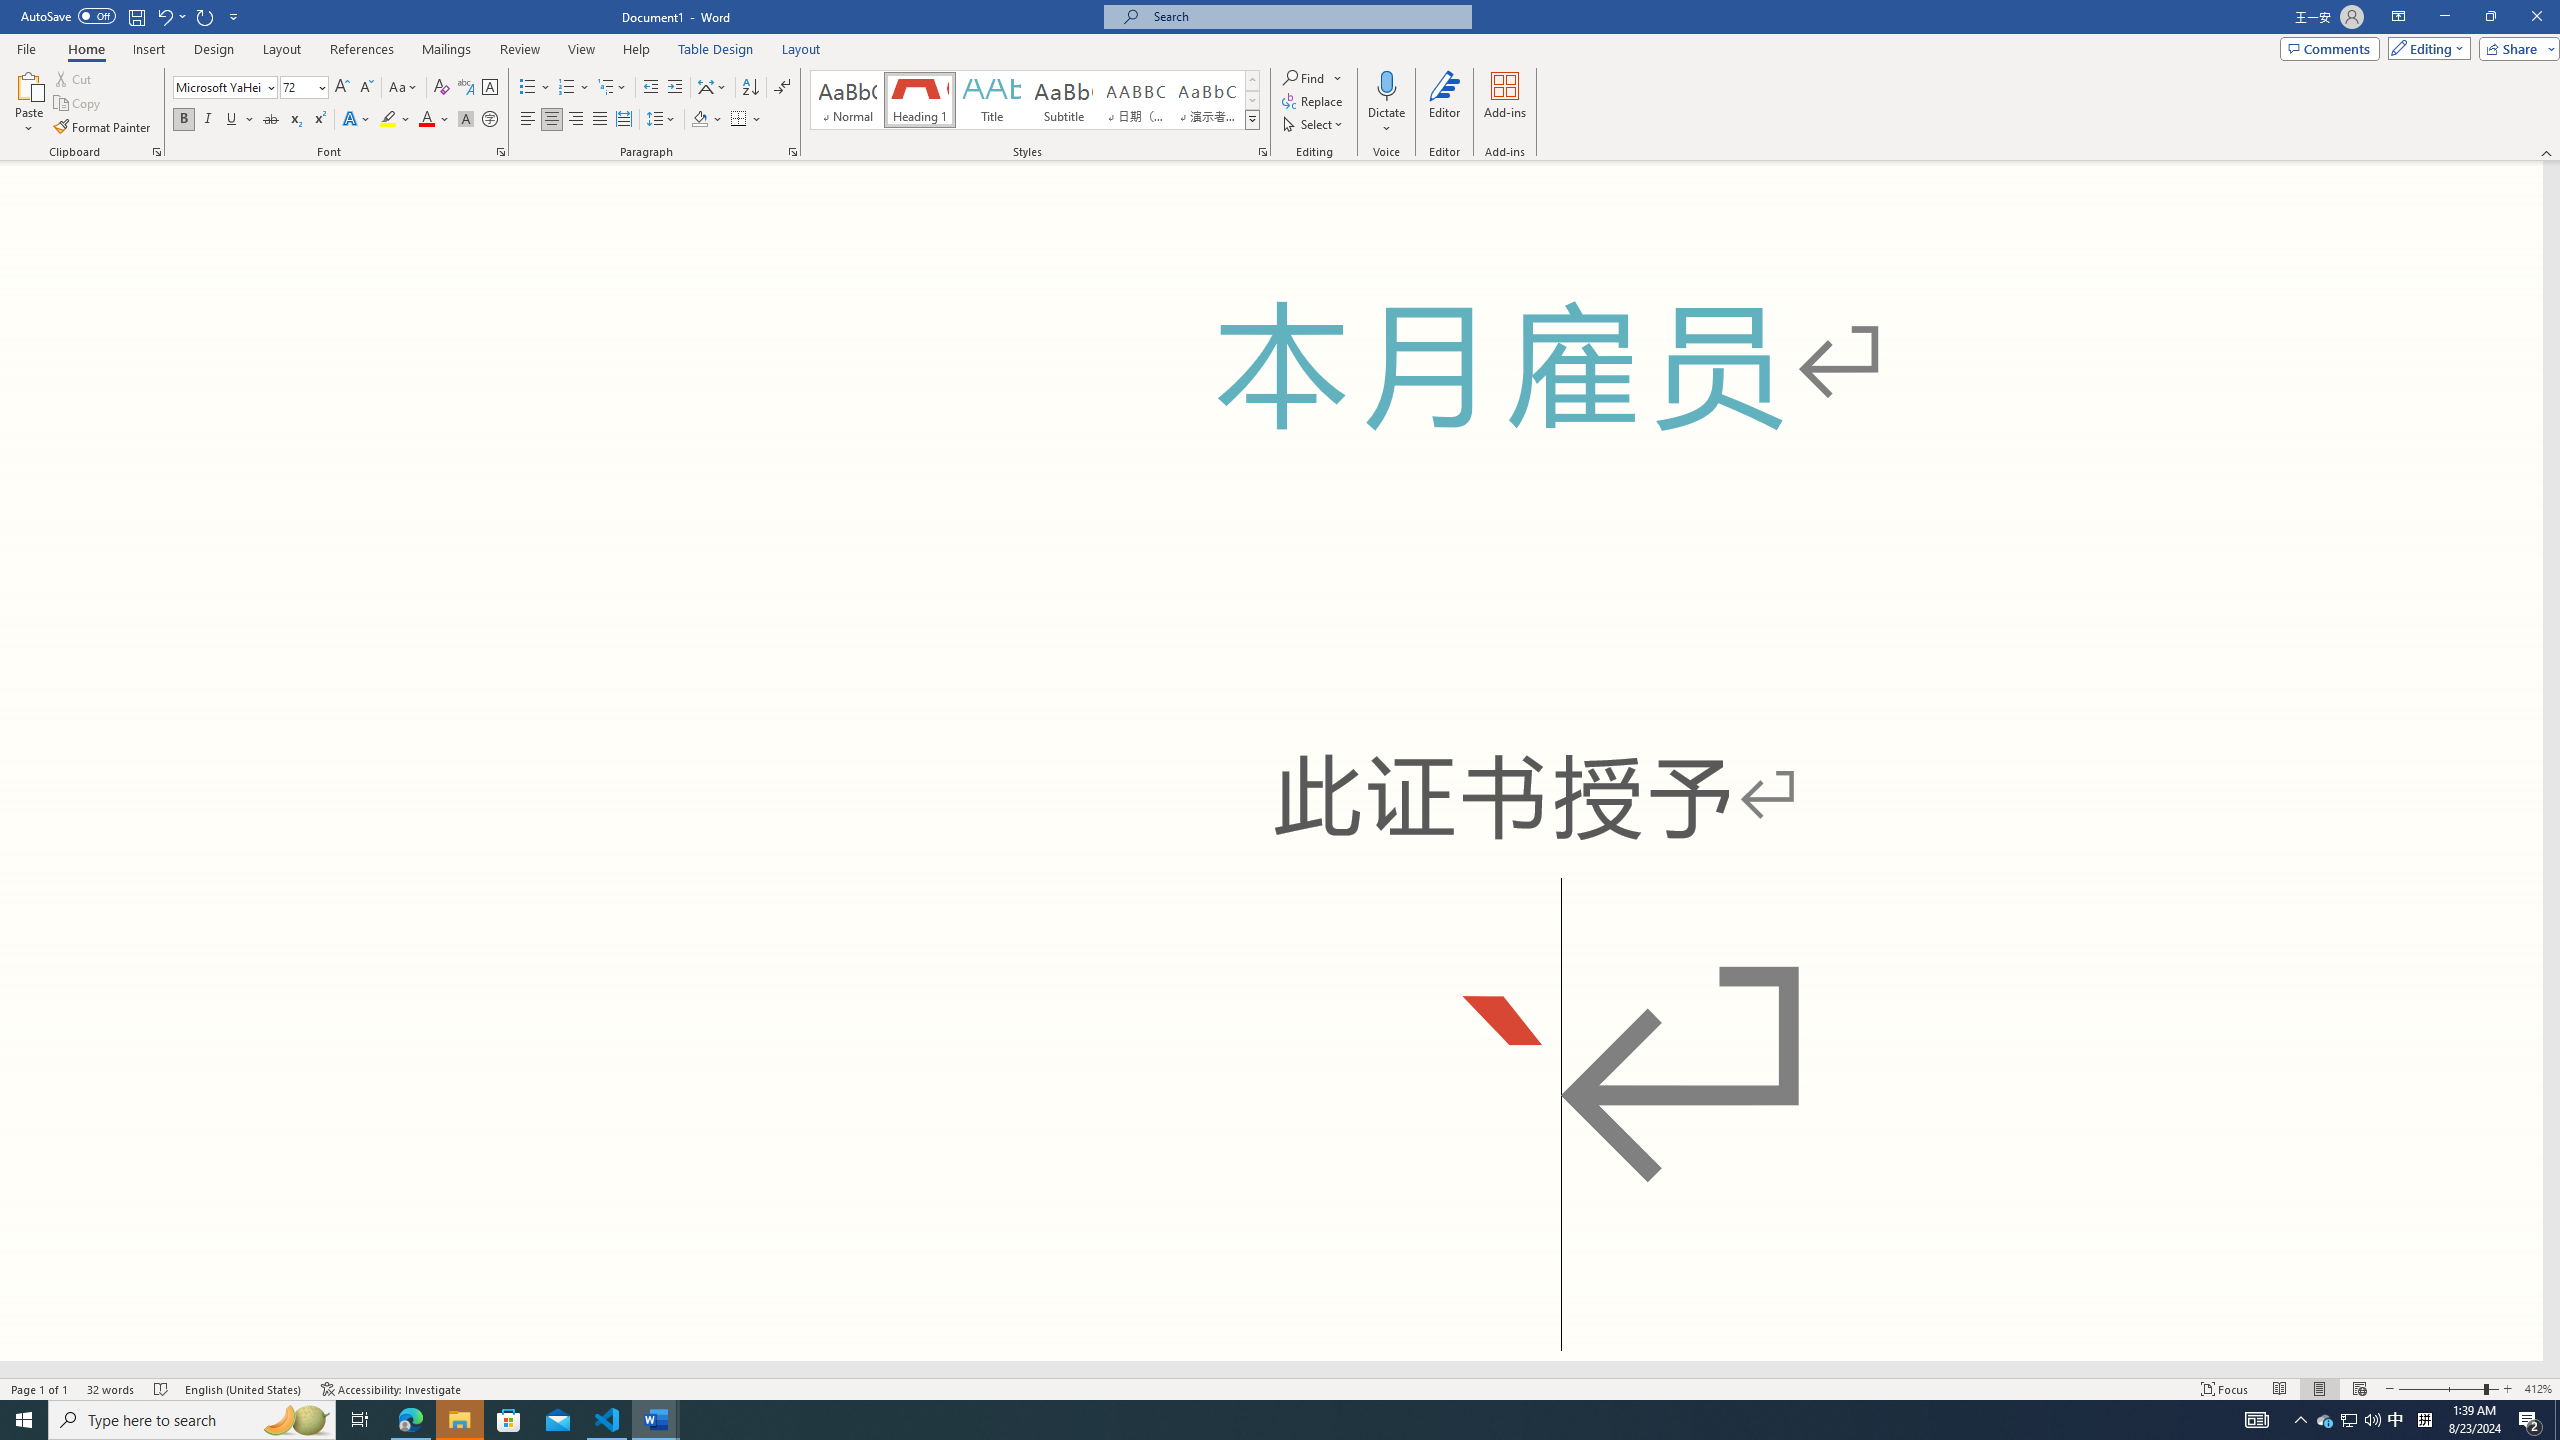 Image resolution: width=2560 pixels, height=1440 pixels. I want to click on 'AutomationID: QuickStylesGallery', so click(1035, 99).